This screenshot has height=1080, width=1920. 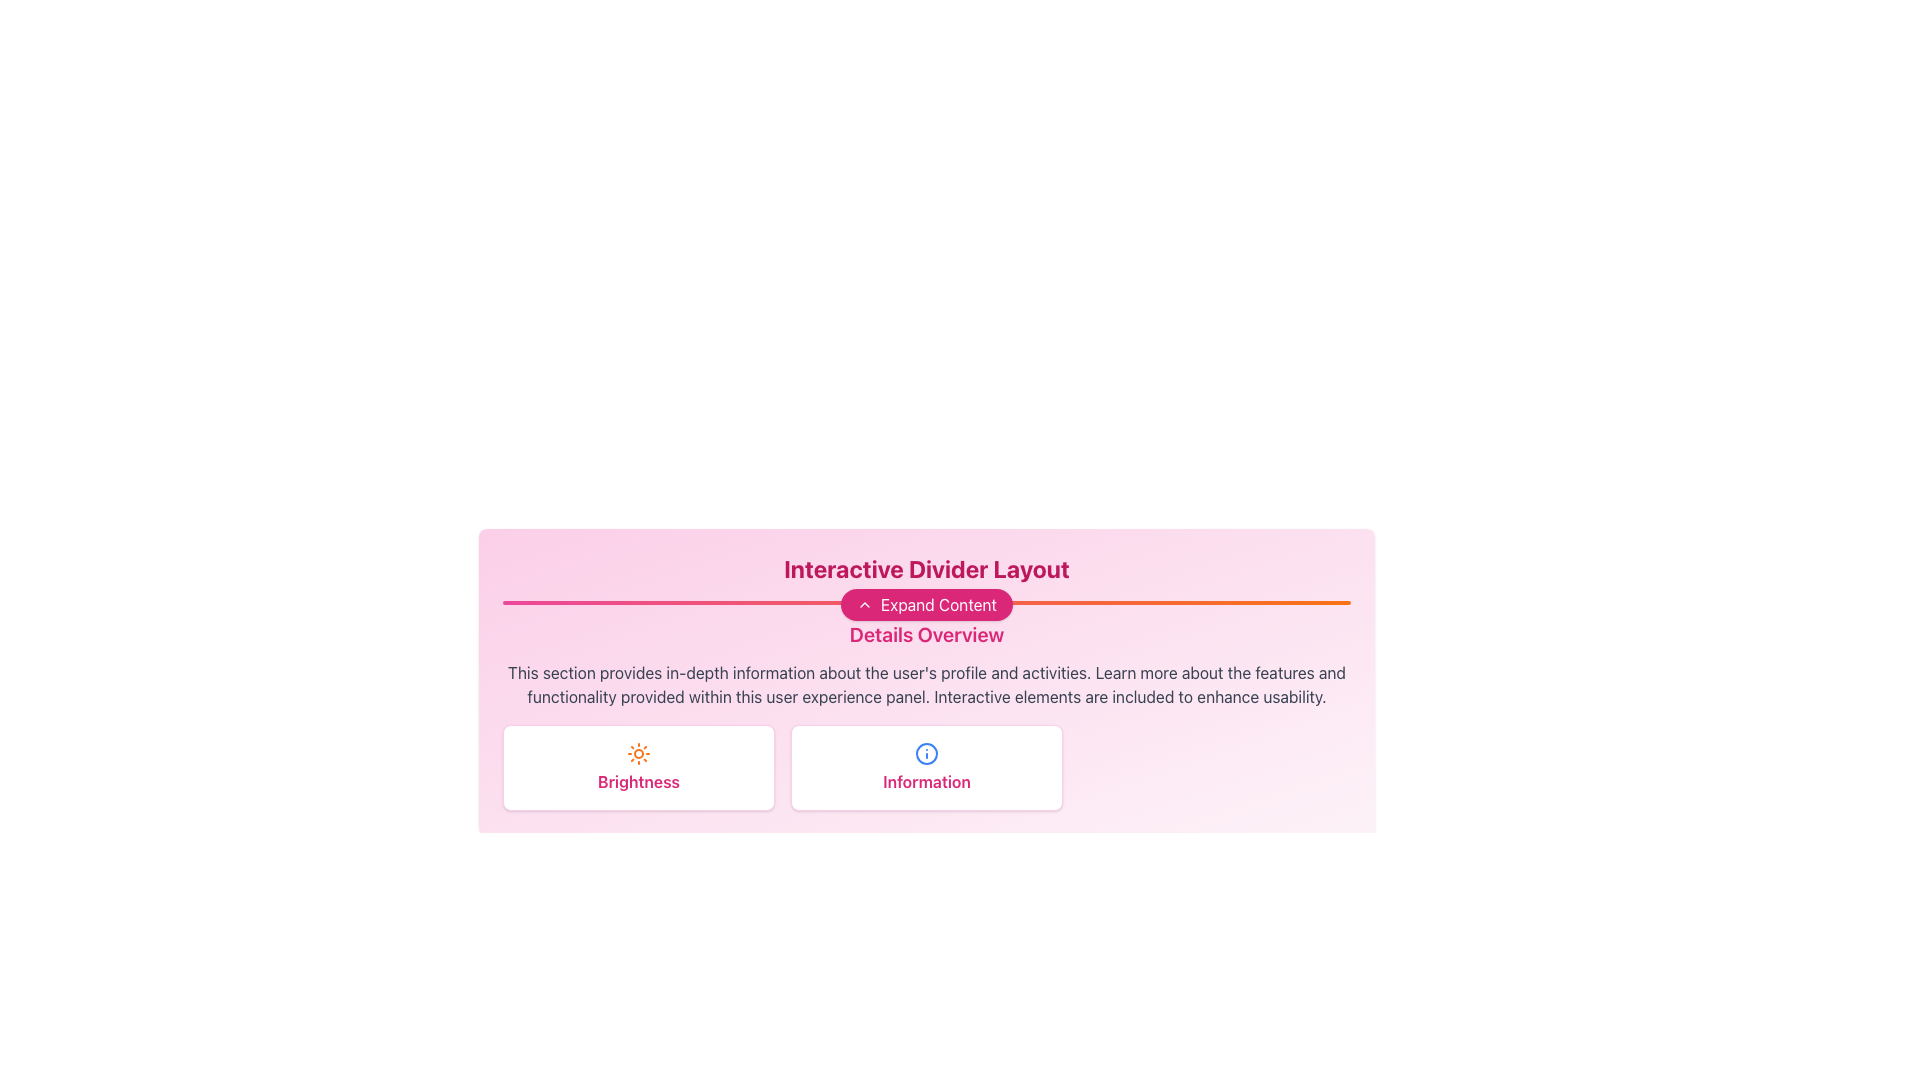 What do you see at coordinates (925, 753) in the screenshot?
I see `the circular information icon with a blue outline and hollow center, located above the text 'Information' within a pink-themed interface` at bounding box center [925, 753].